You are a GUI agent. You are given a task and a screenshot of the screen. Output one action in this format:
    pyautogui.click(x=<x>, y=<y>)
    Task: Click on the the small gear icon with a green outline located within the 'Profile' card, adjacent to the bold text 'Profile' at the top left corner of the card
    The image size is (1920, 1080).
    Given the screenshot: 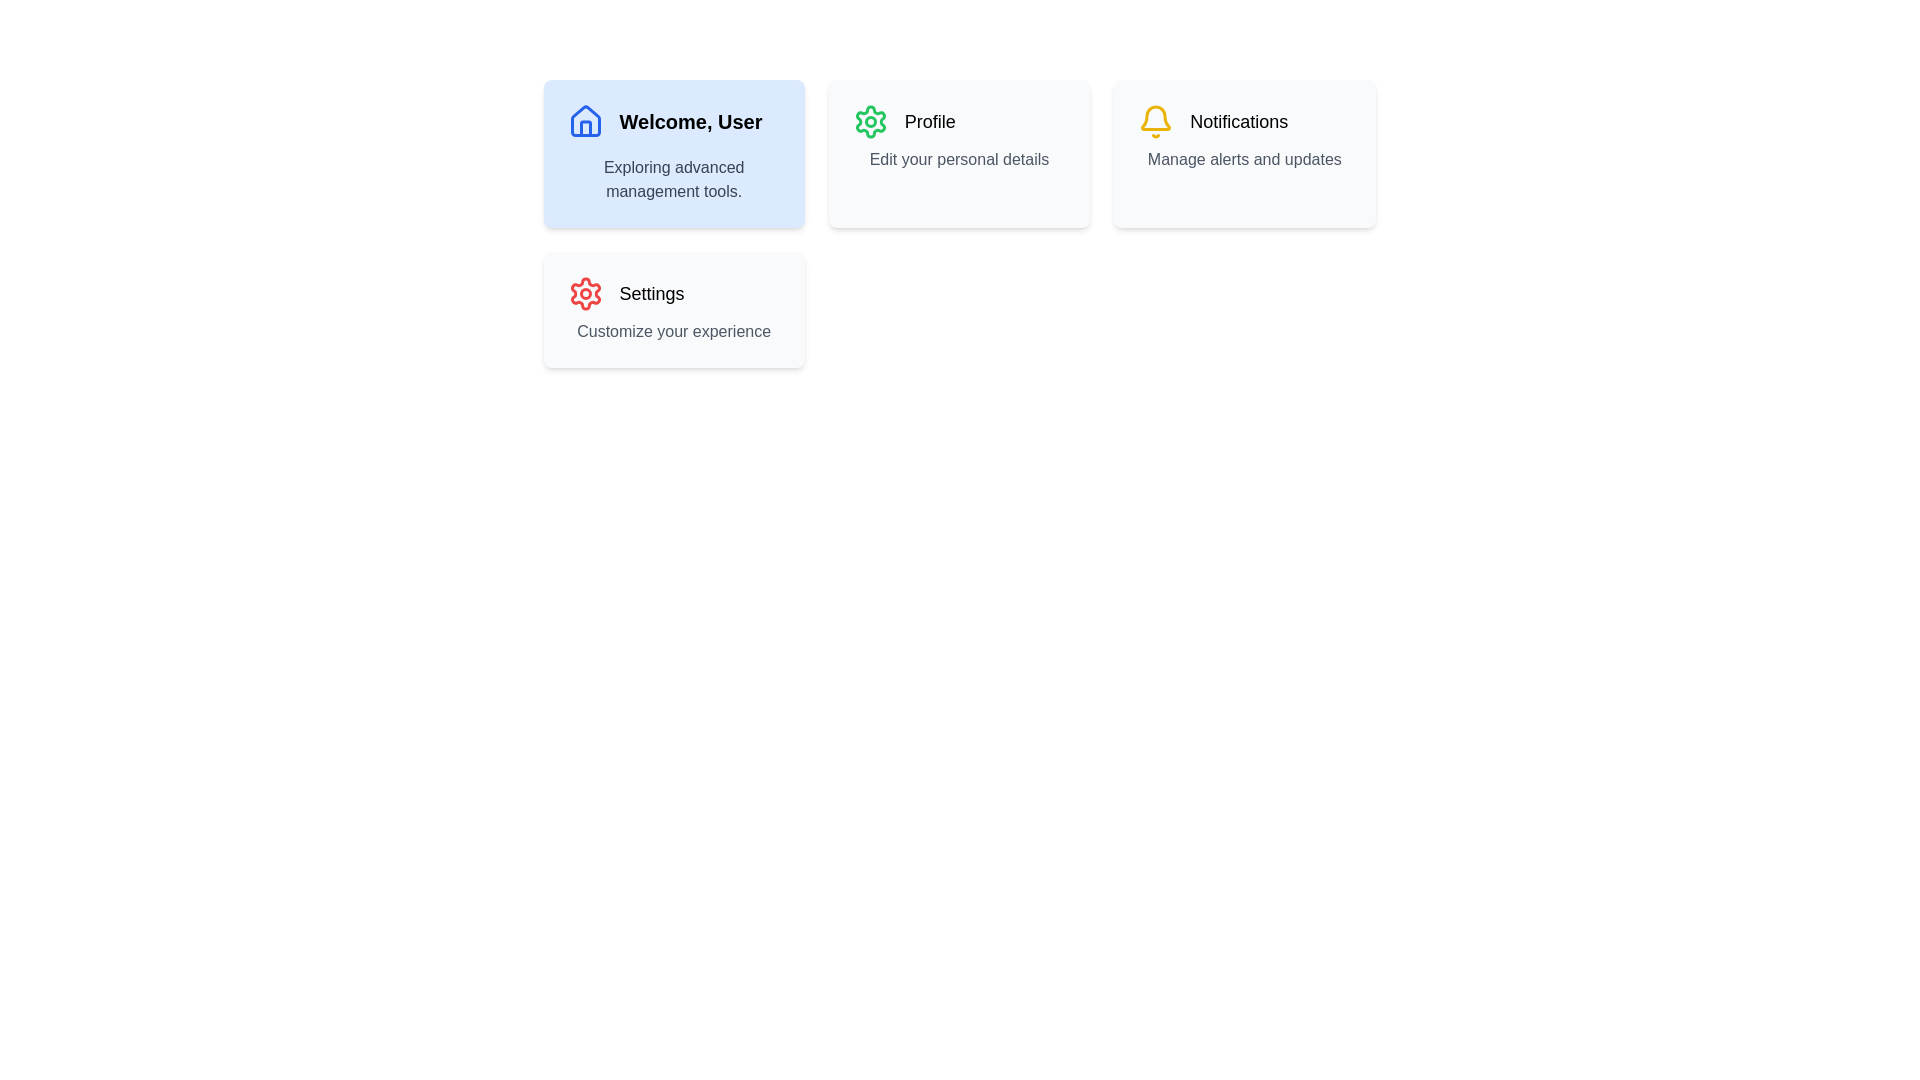 What is the action you would take?
    pyautogui.click(x=870, y=122)
    